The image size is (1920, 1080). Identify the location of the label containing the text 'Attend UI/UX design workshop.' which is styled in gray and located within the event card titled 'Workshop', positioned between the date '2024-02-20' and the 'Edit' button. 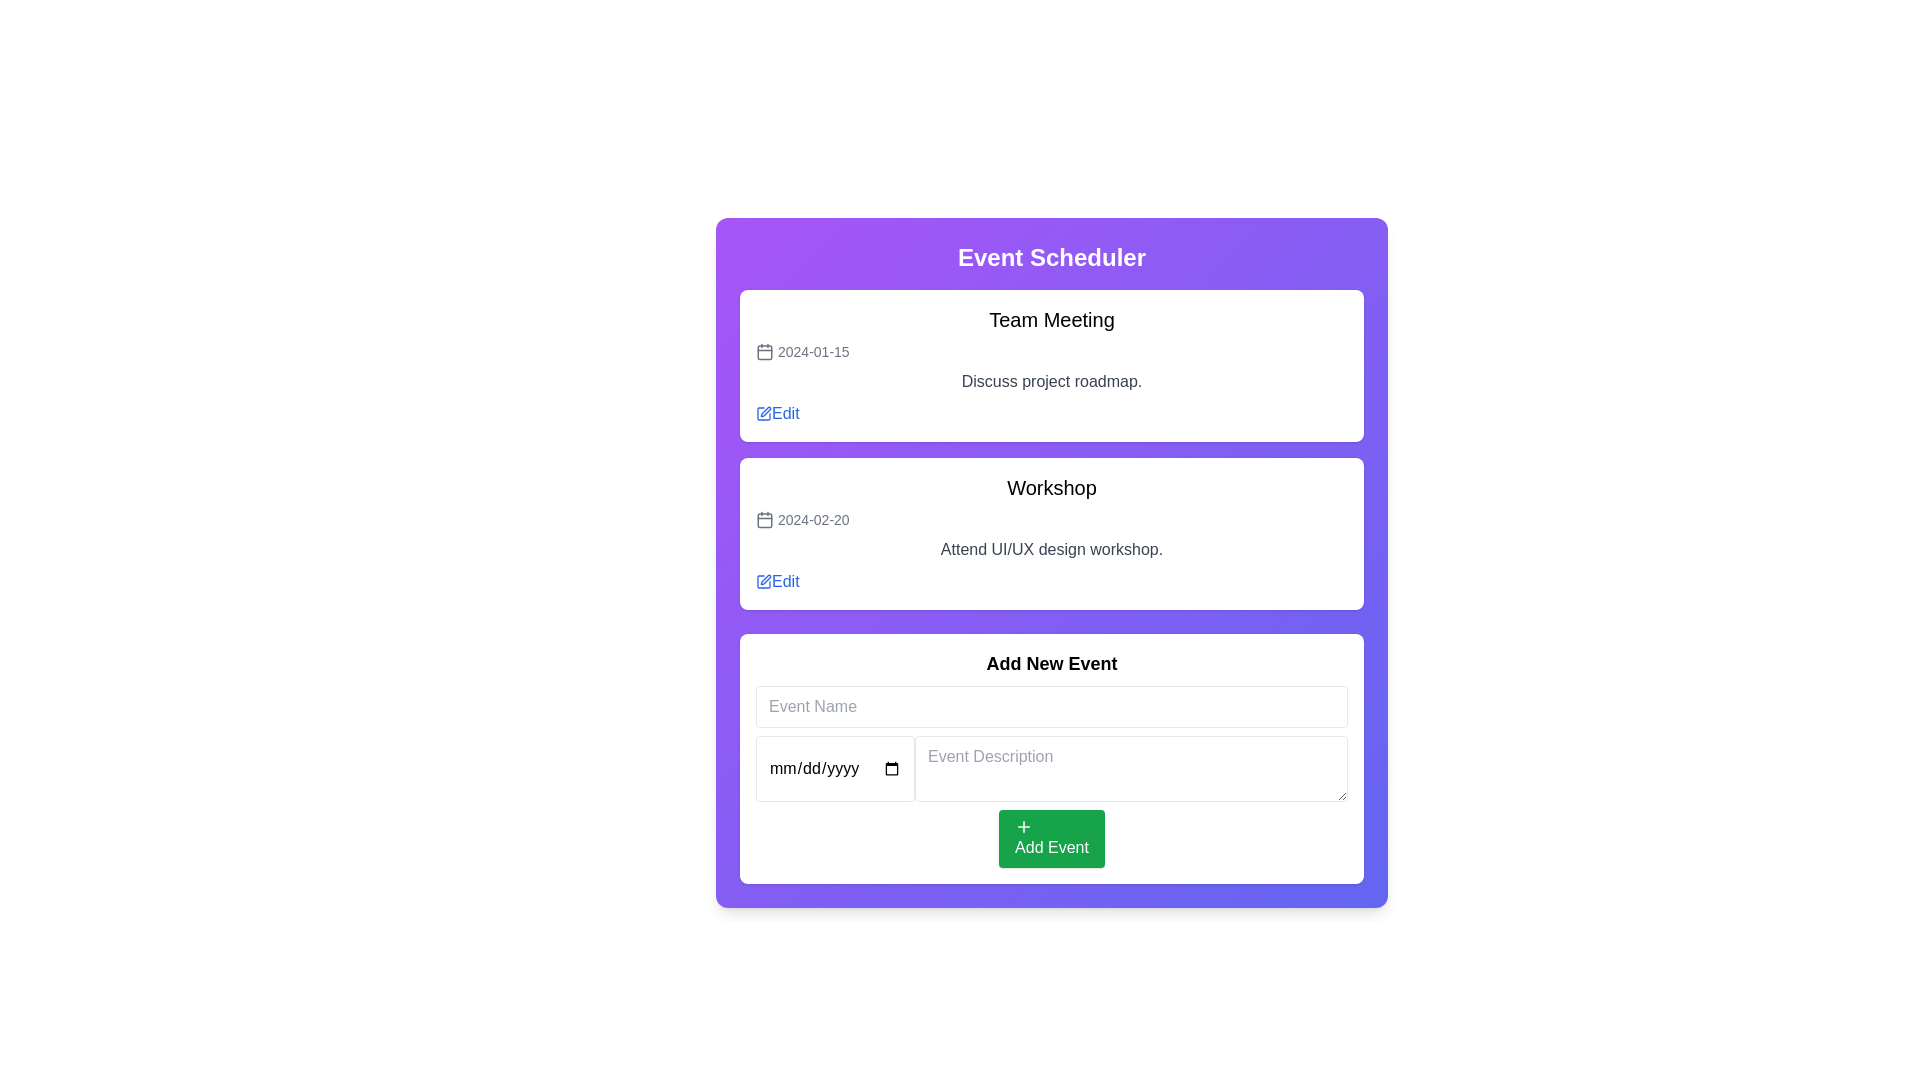
(1050, 550).